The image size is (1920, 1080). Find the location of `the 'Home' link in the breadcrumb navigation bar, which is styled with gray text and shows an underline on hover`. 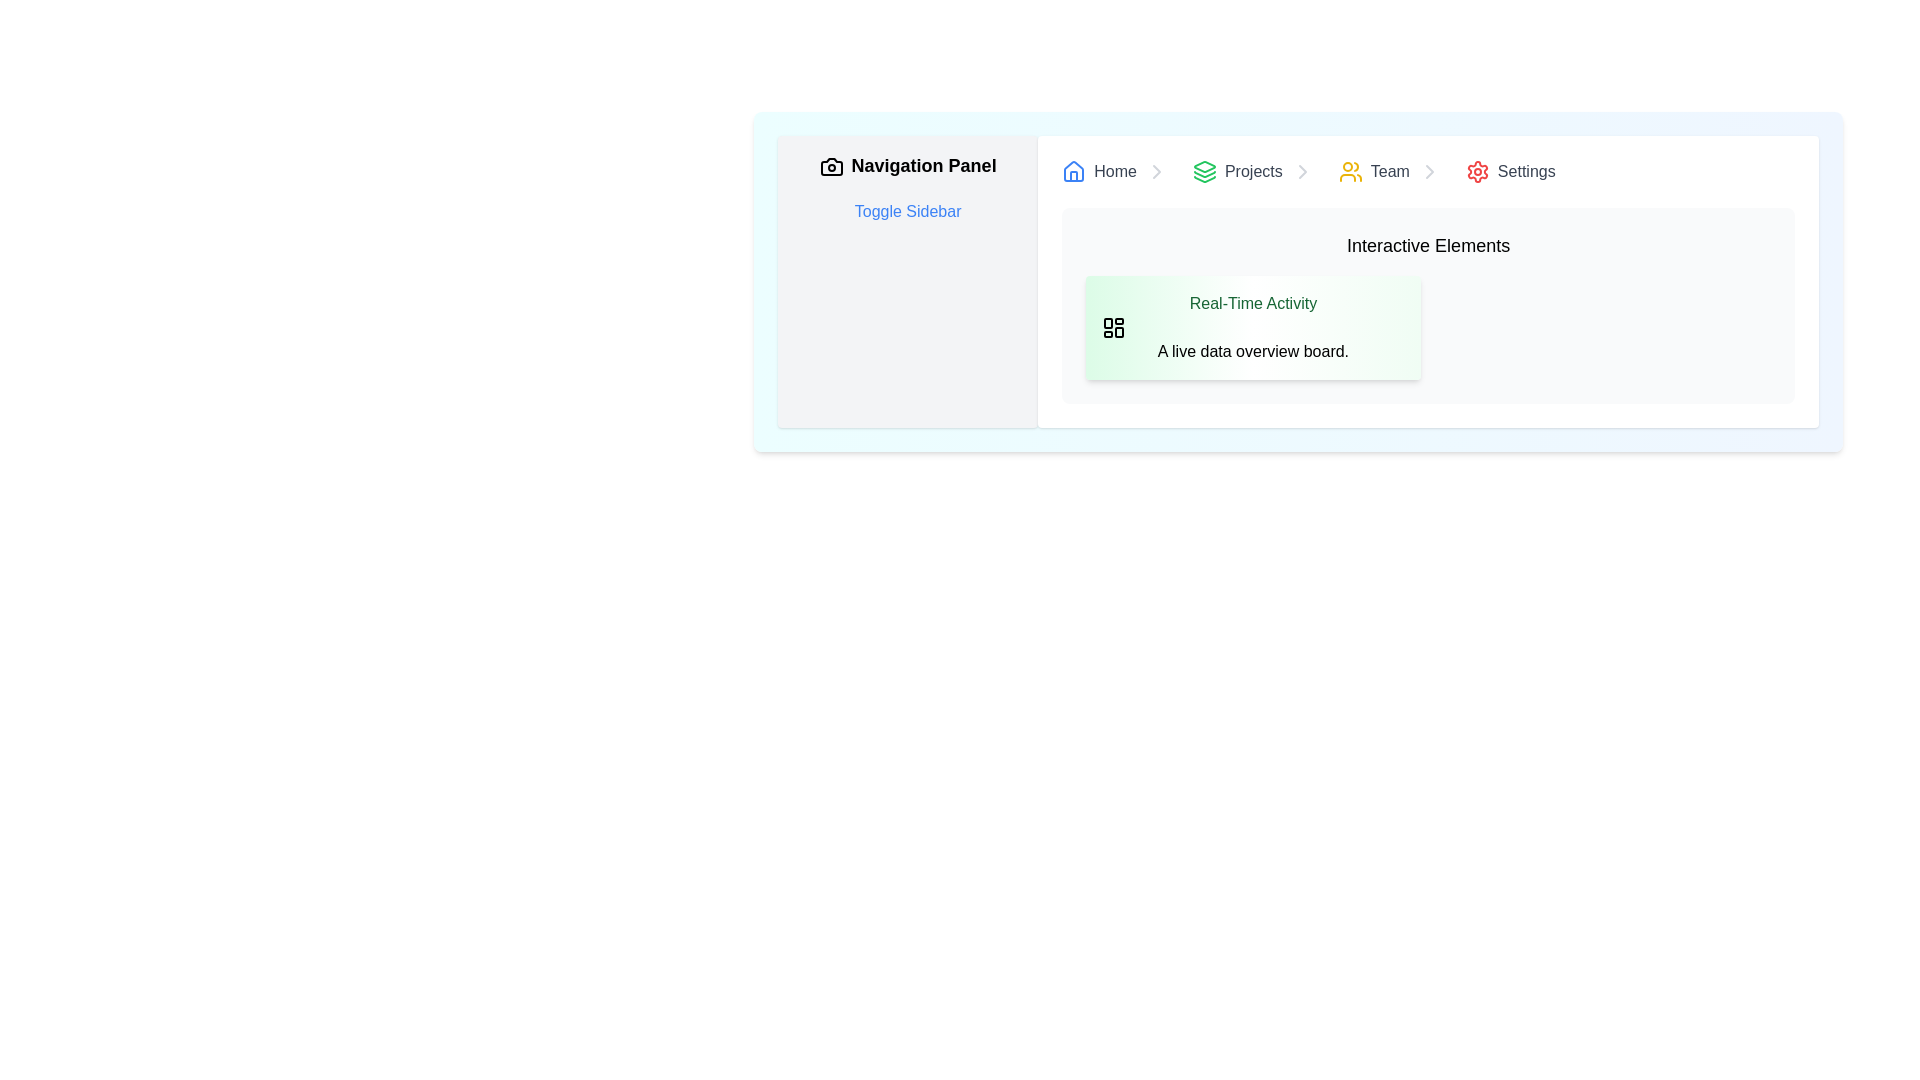

the 'Home' link in the breadcrumb navigation bar, which is styled with gray text and shows an underline on hover is located at coordinates (1098, 171).